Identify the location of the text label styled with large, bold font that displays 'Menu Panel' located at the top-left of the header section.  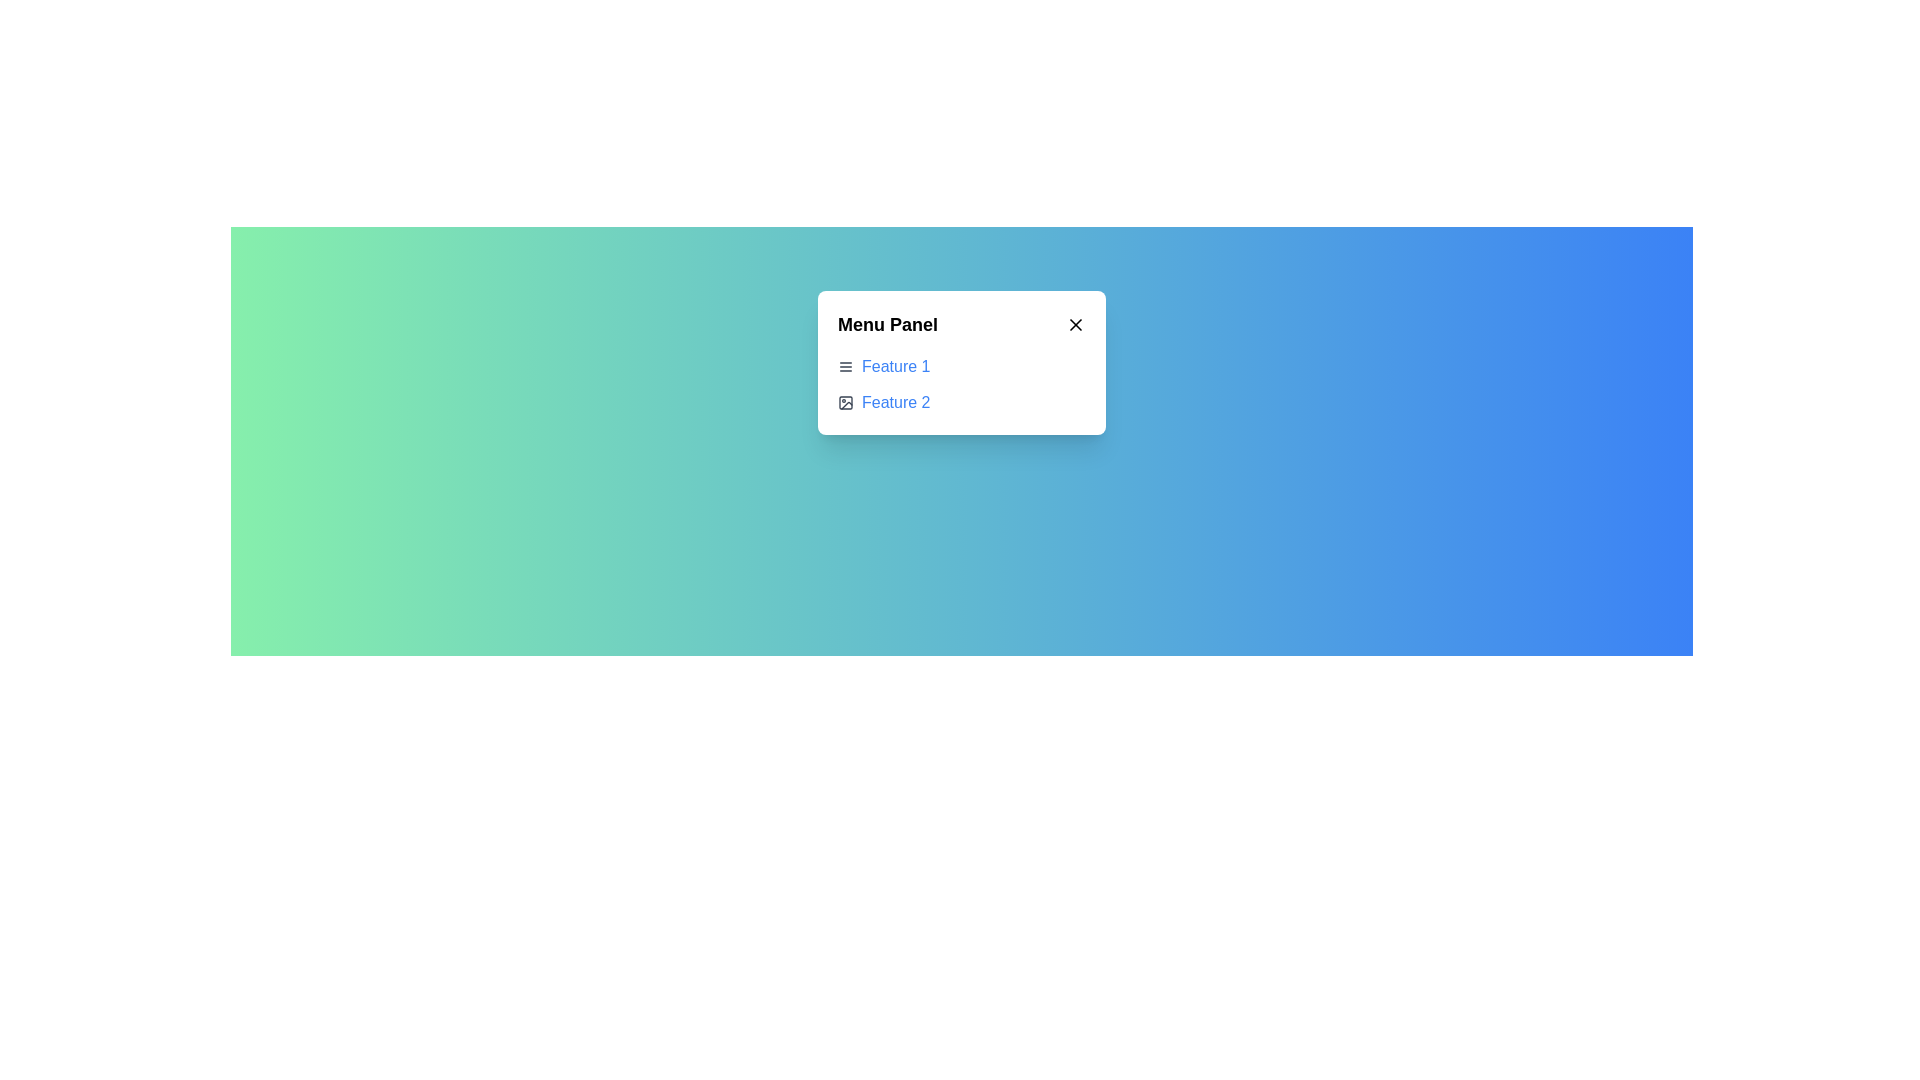
(887, 323).